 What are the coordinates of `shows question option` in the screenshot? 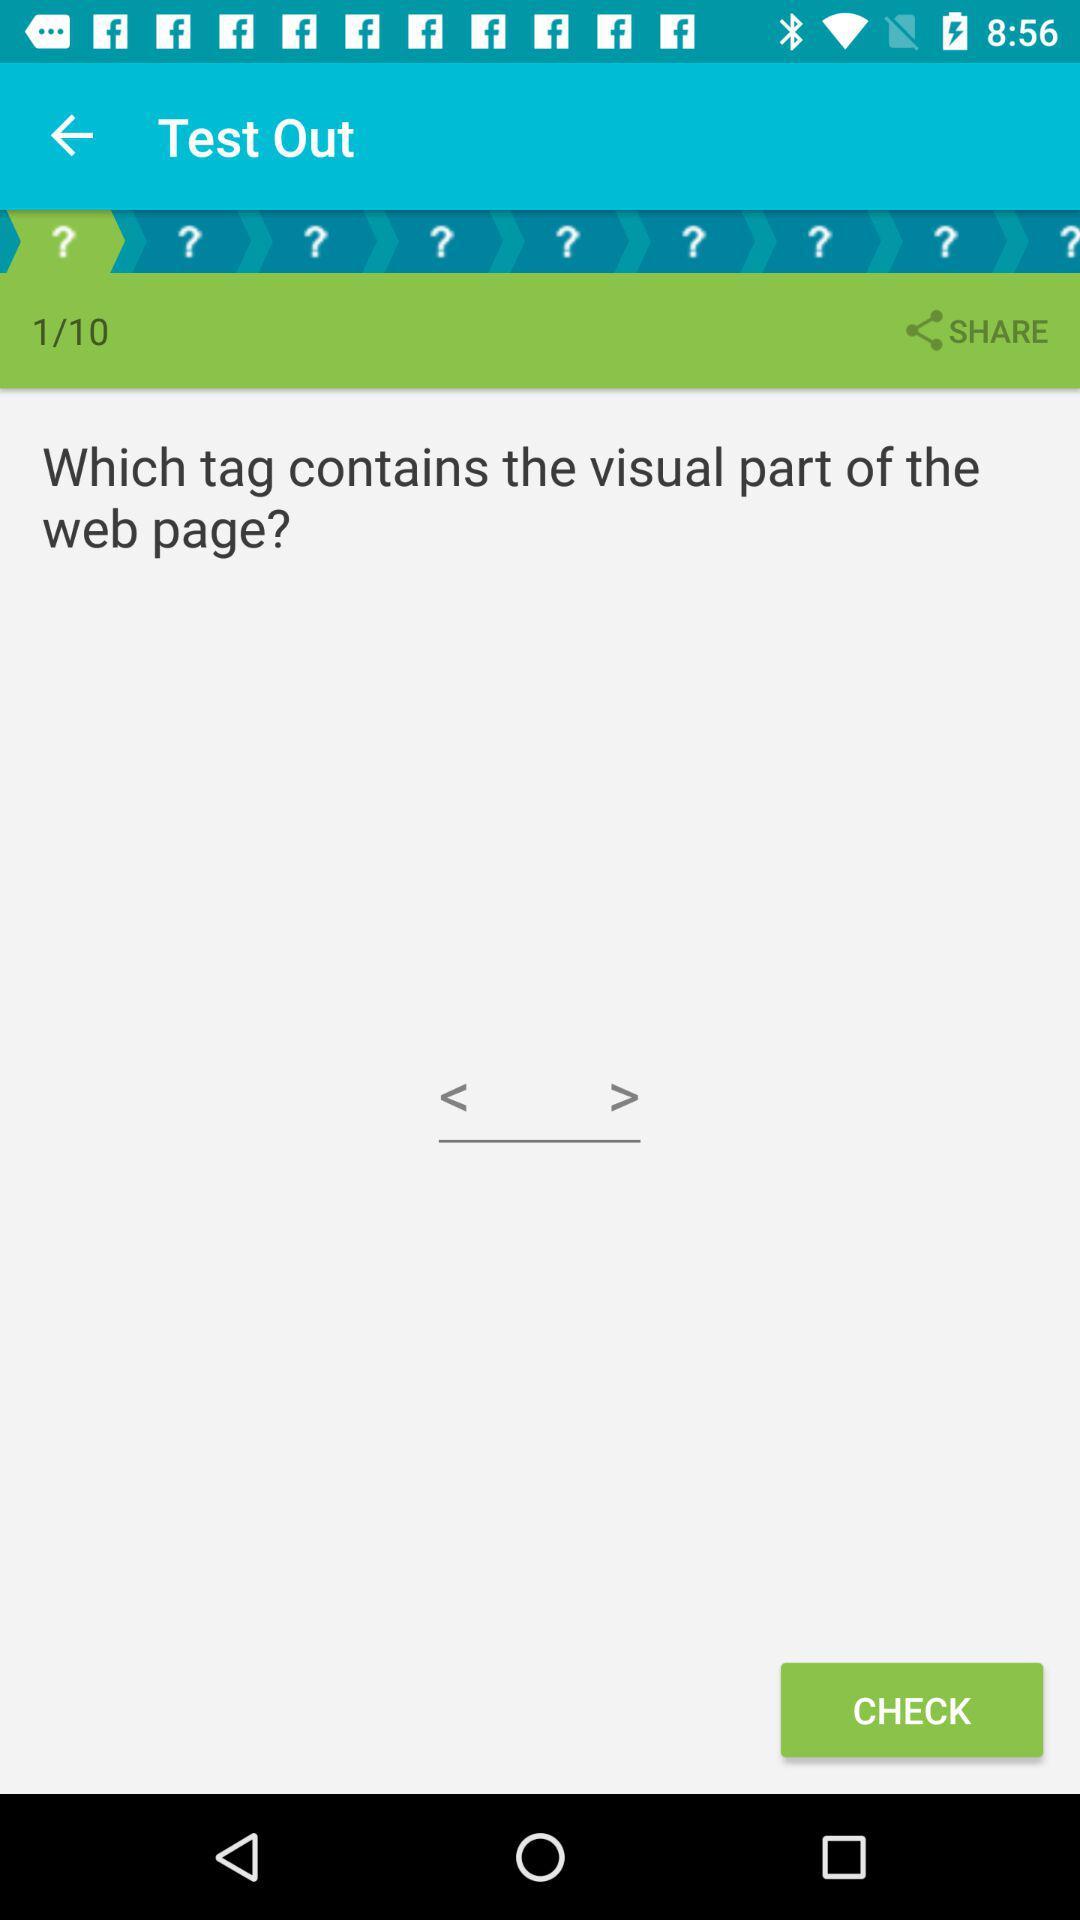 It's located at (945, 240).